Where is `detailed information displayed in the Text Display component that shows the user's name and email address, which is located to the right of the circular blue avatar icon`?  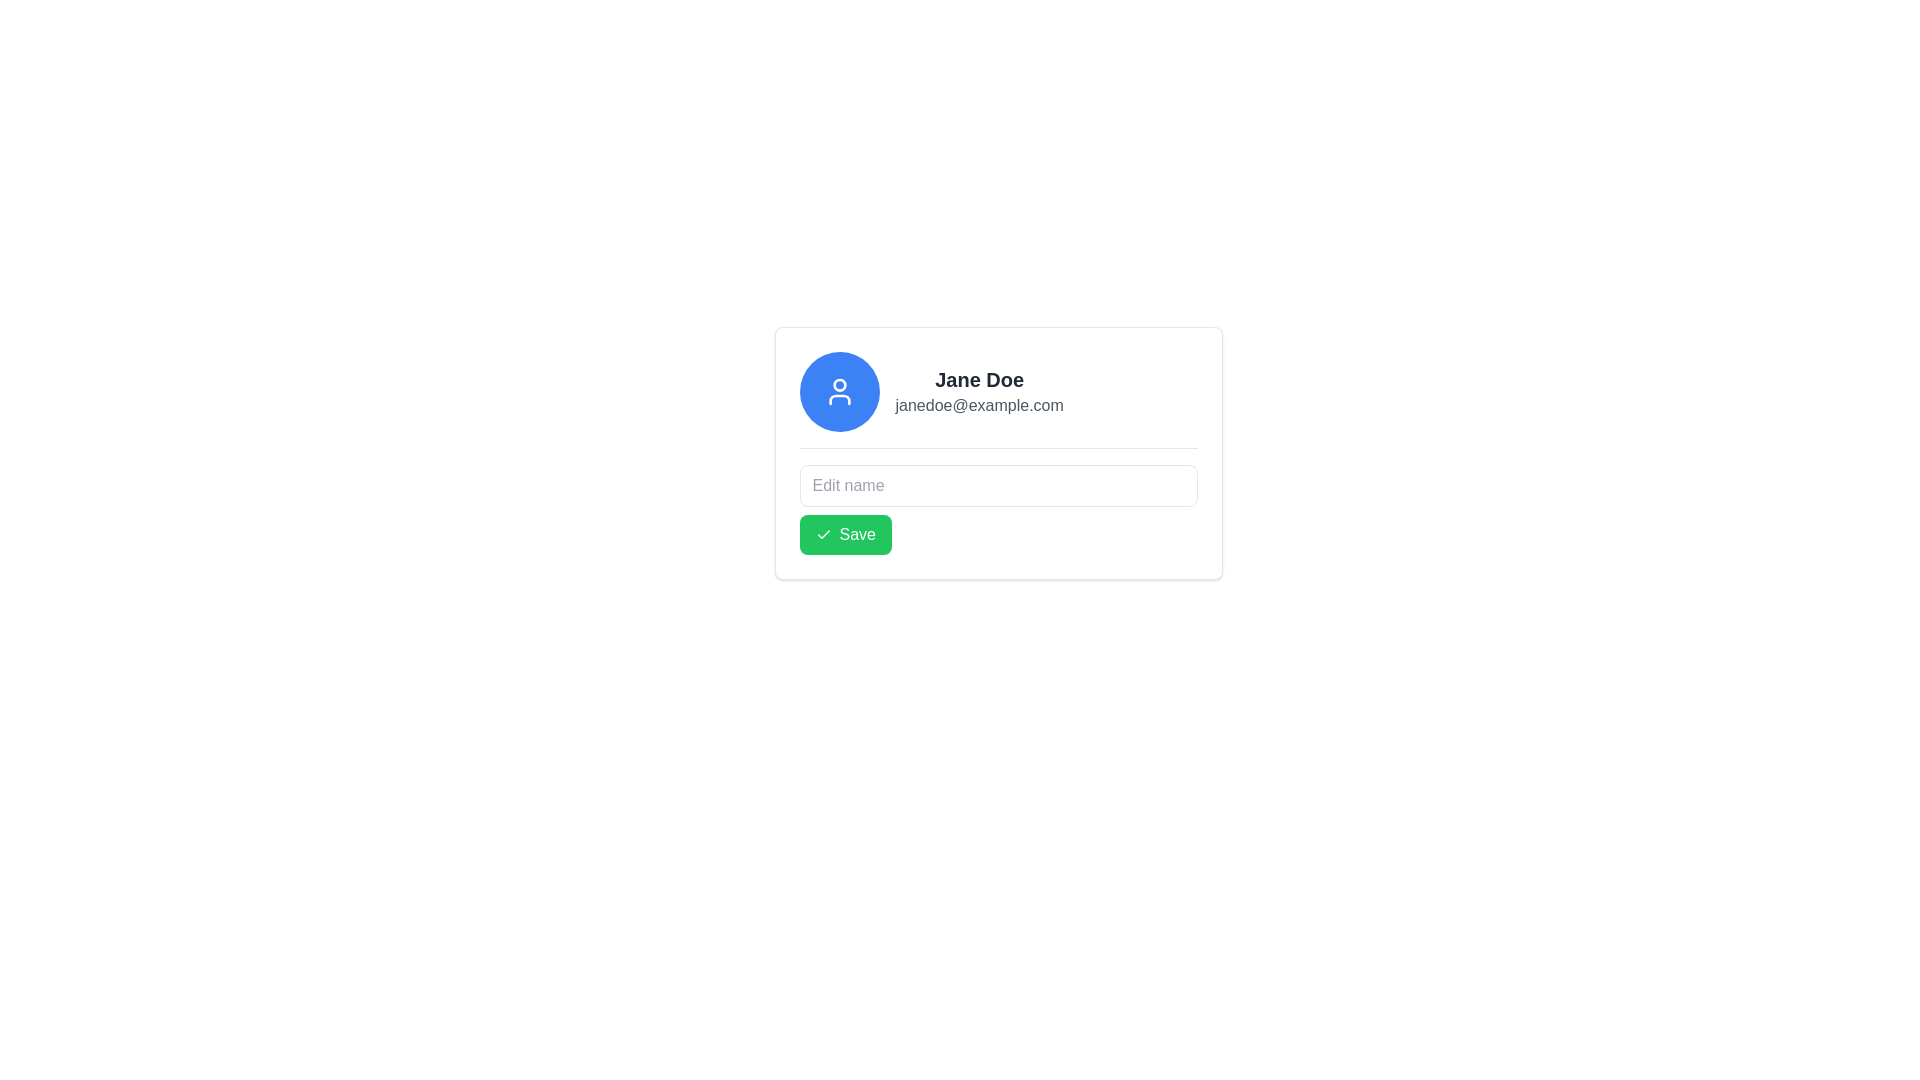 detailed information displayed in the Text Display component that shows the user's name and email address, which is located to the right of the circular blue avatar icon is located at coordinates (979, 392).